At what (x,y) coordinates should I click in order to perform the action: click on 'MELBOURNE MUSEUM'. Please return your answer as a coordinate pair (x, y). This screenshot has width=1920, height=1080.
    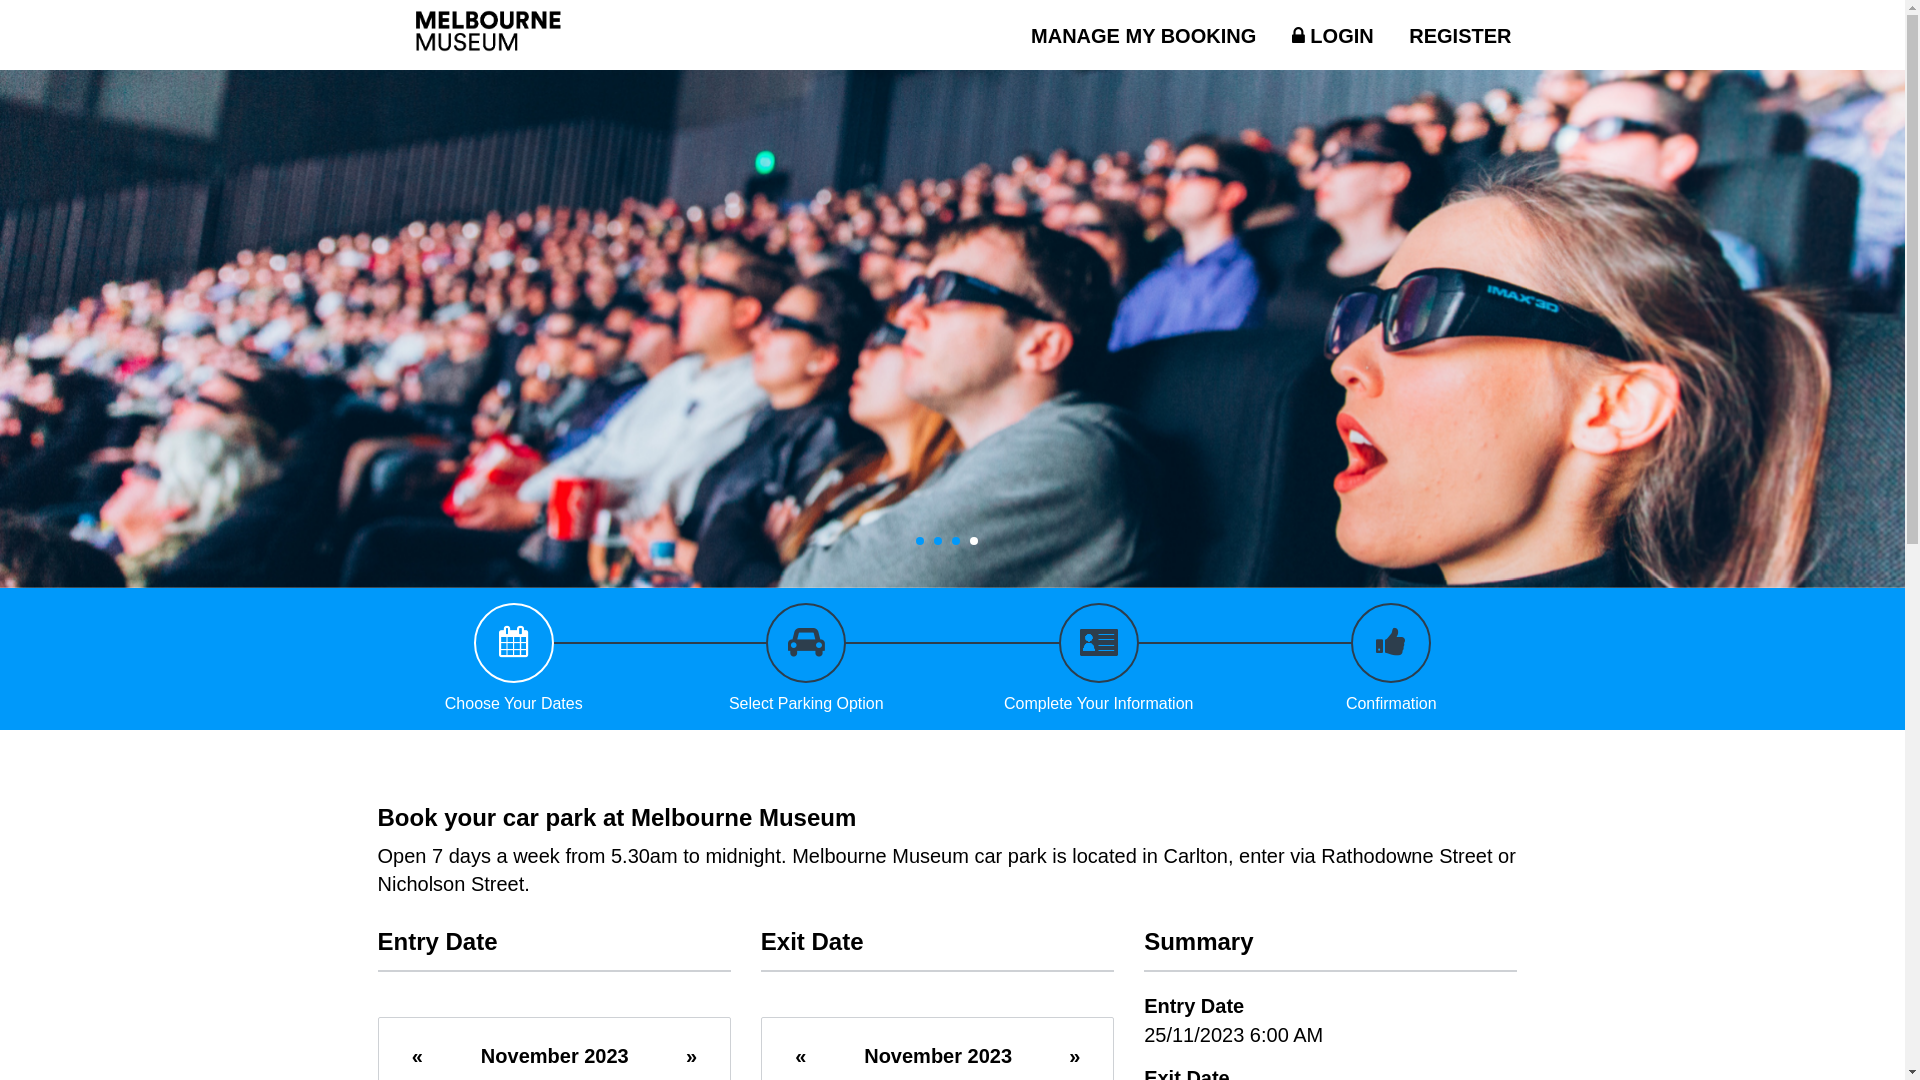
    Looking at the image, I should click on (388, 34).